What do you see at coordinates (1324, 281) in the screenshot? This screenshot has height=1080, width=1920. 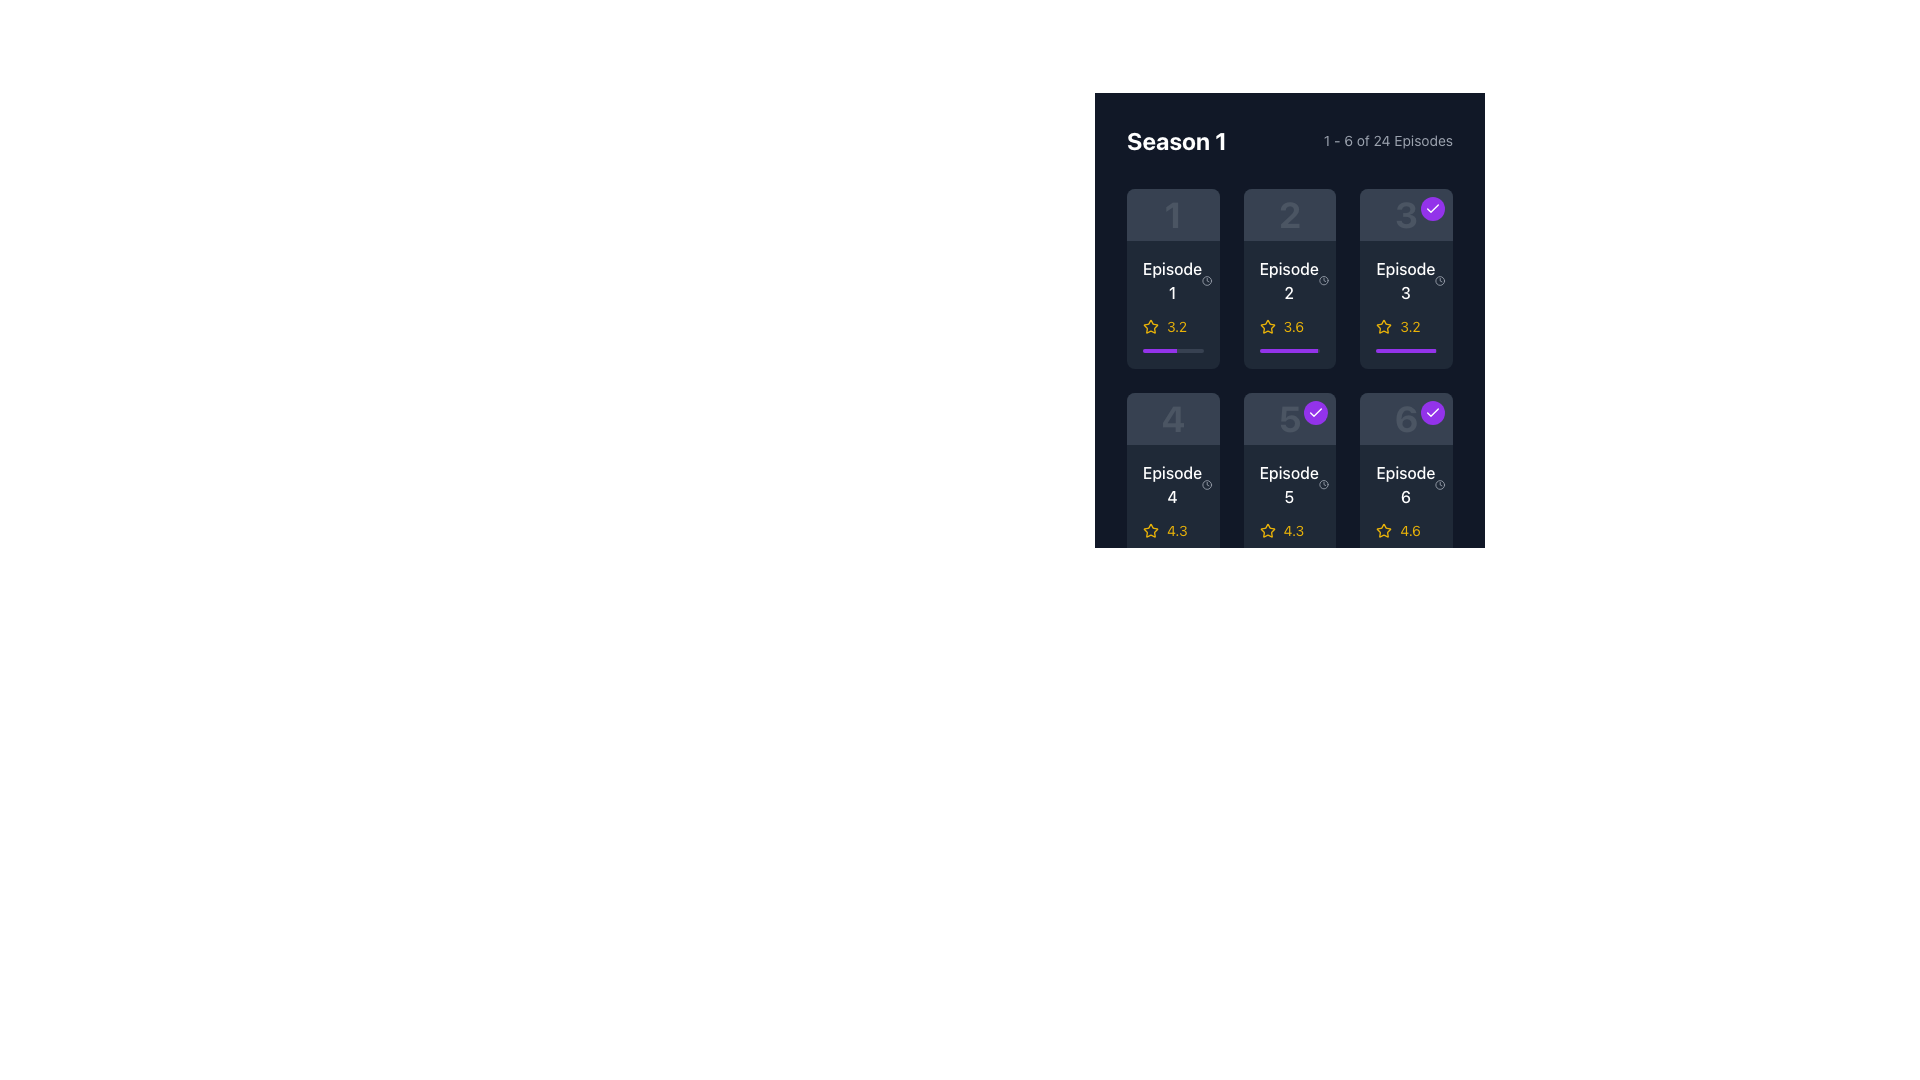 I see `the circular graphical element that serves as the base of the clock icon located in the 'Episode 2' card in the top row, second column of the grid layout` at bounding box center [1324, 281].